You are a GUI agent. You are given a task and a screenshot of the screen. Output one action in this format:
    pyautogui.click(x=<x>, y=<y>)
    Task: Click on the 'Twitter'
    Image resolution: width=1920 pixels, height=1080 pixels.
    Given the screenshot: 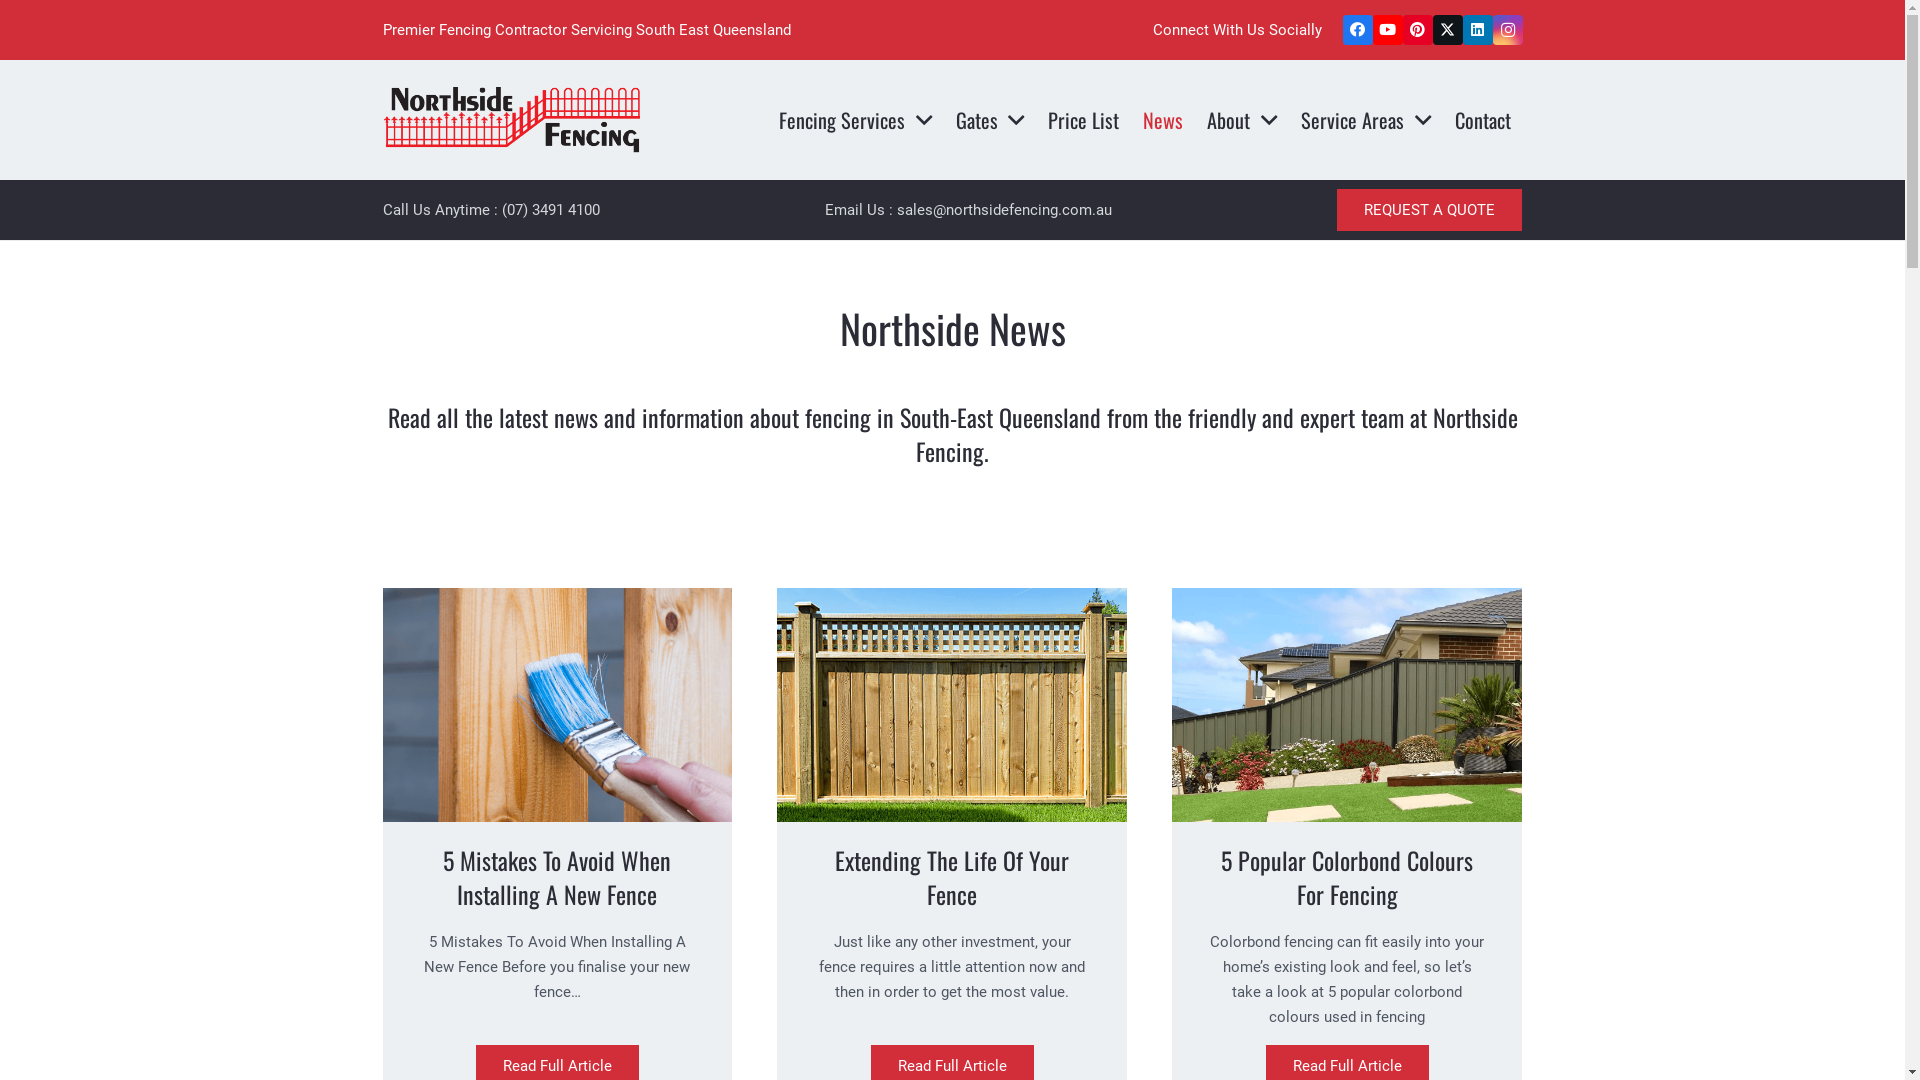 What is the action you would take?
    pyautogui.click(x=1446, y=30)
    